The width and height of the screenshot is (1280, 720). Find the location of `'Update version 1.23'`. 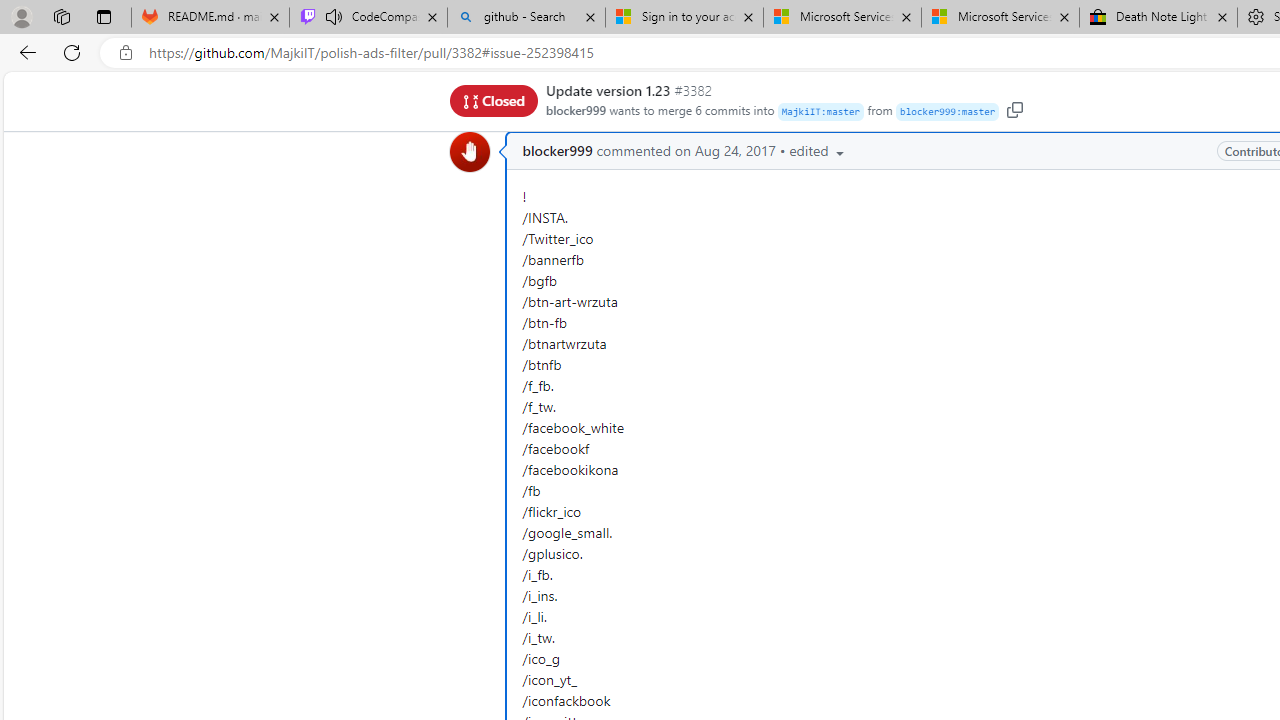

'Update version 1.23' is located at coordinates (607, 90).